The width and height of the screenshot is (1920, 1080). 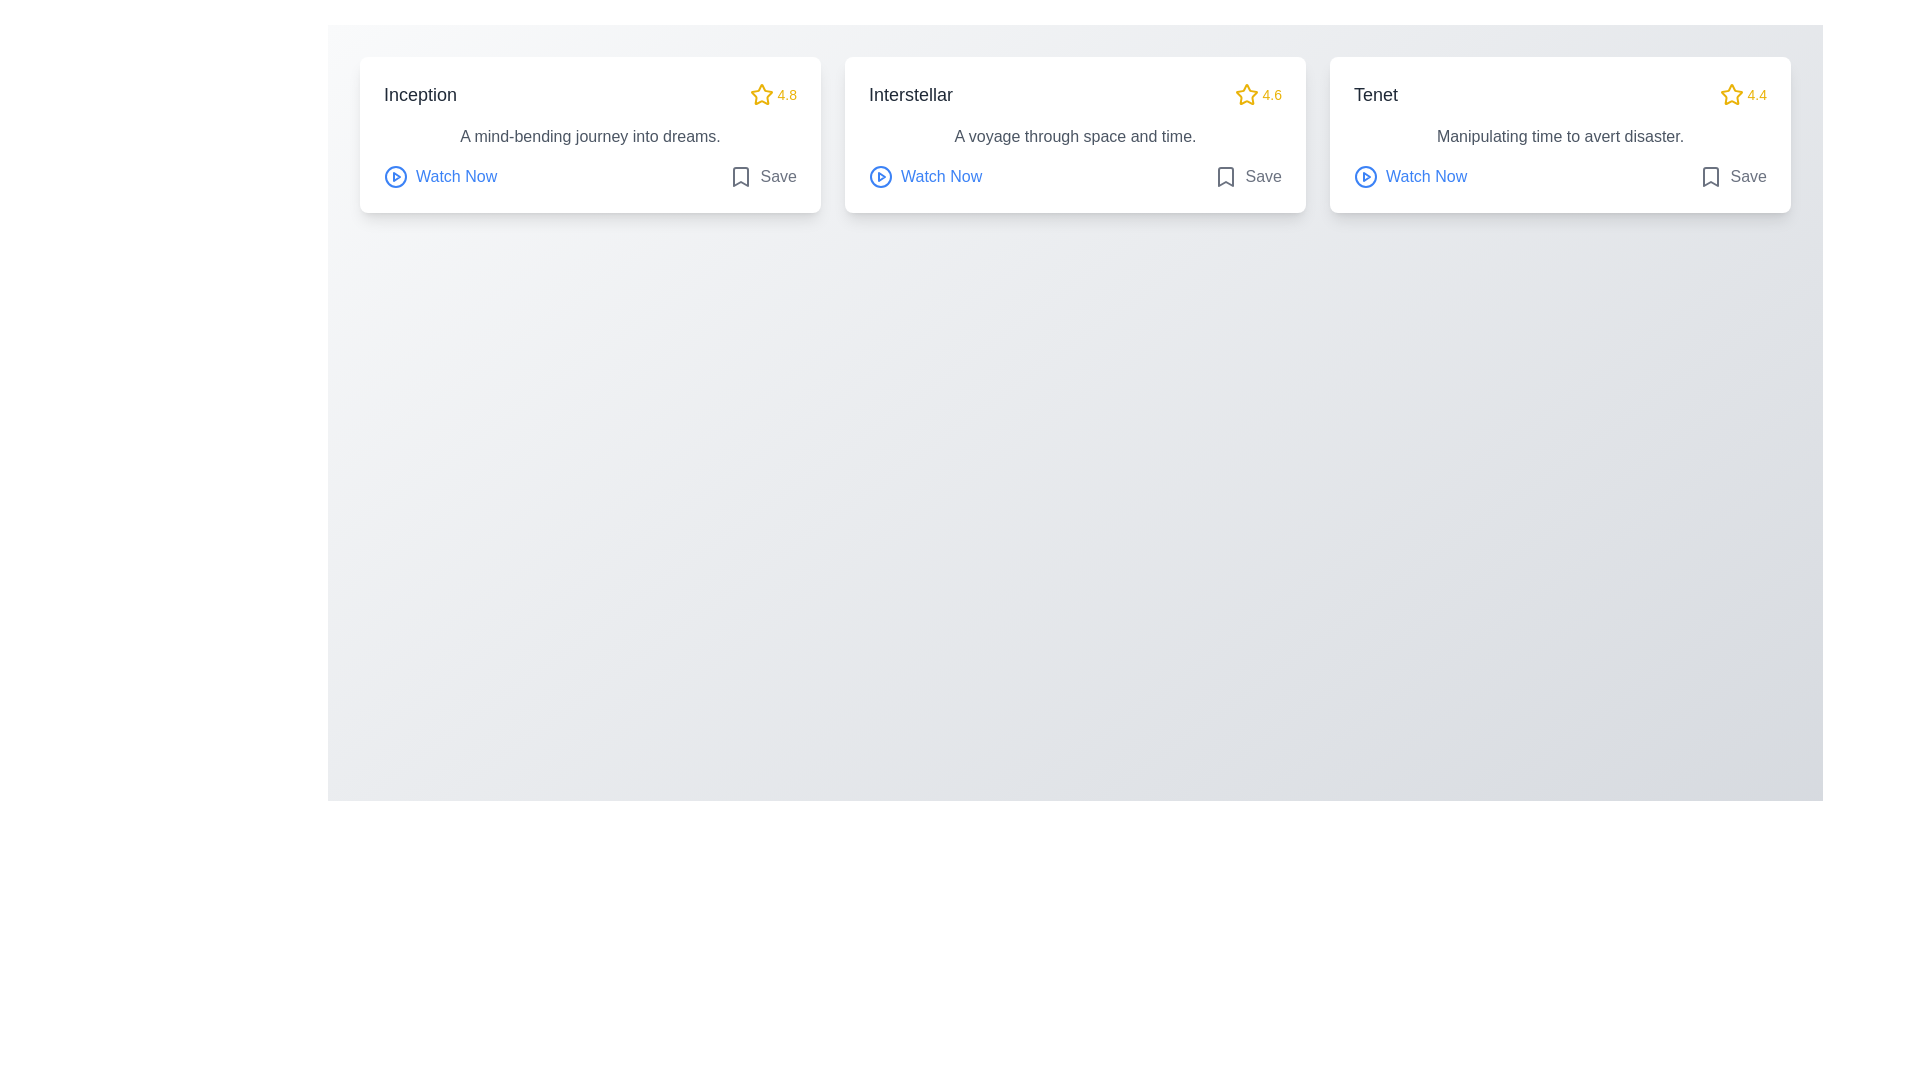 I want to click on the bookmarking icon located within the 'Inception' card, adjacent to the 'Save' text label, so click(x=739, y=176).